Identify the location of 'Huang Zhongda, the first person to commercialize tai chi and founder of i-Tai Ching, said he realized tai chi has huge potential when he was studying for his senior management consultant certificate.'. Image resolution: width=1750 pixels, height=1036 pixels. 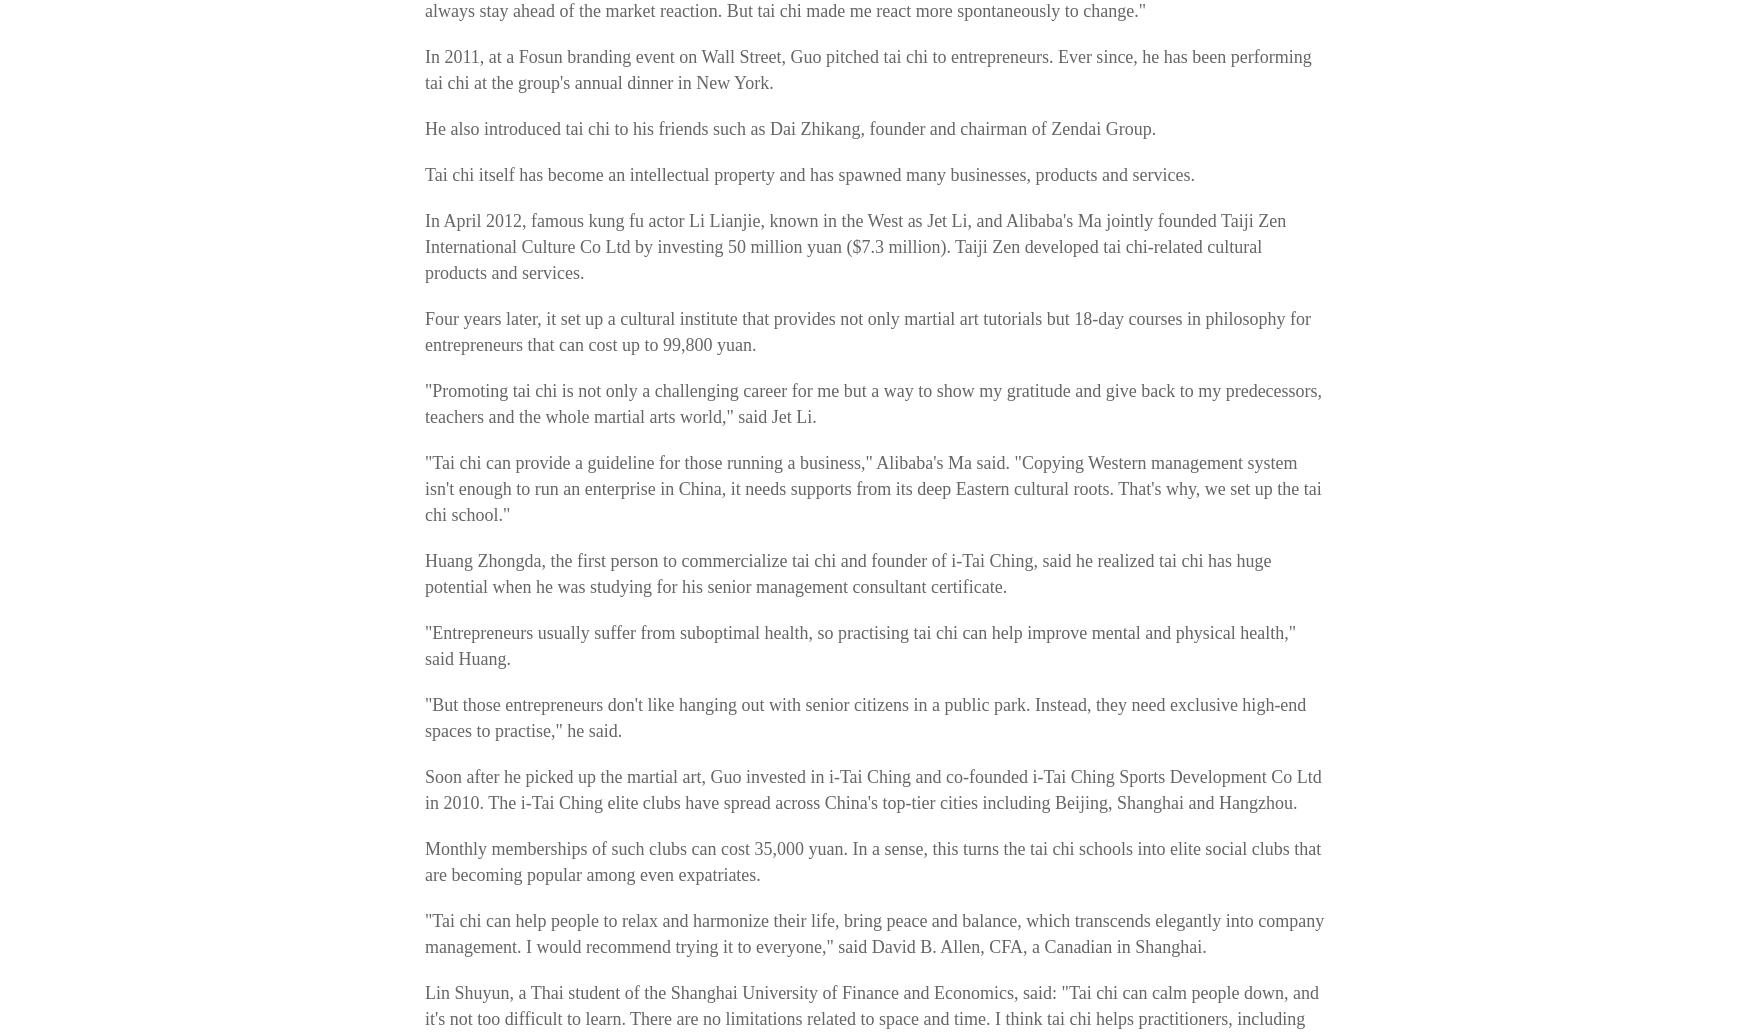
(424, 574).